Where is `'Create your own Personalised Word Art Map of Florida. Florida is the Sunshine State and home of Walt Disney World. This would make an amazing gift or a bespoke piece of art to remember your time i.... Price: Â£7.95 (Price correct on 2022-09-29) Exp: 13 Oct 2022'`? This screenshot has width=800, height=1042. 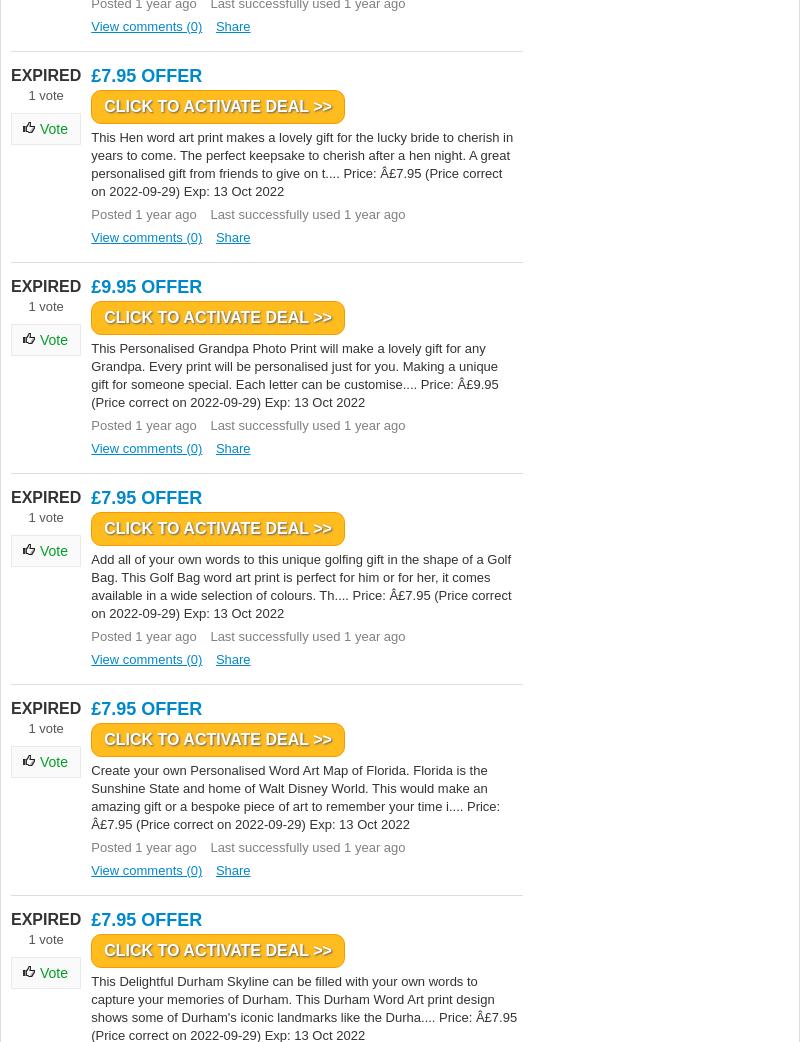 'Create your own Personalised Word Art Map of Florida. Florida is the Sunshine State and home of Walt Disney World. This would make an amazing gift or a bespoke piece of art to remember your time i.... Price: Â£7.95 (Price correct on 2022-09-29) Exp: 13 Oct 2022' is located at coordinates (295, 797).